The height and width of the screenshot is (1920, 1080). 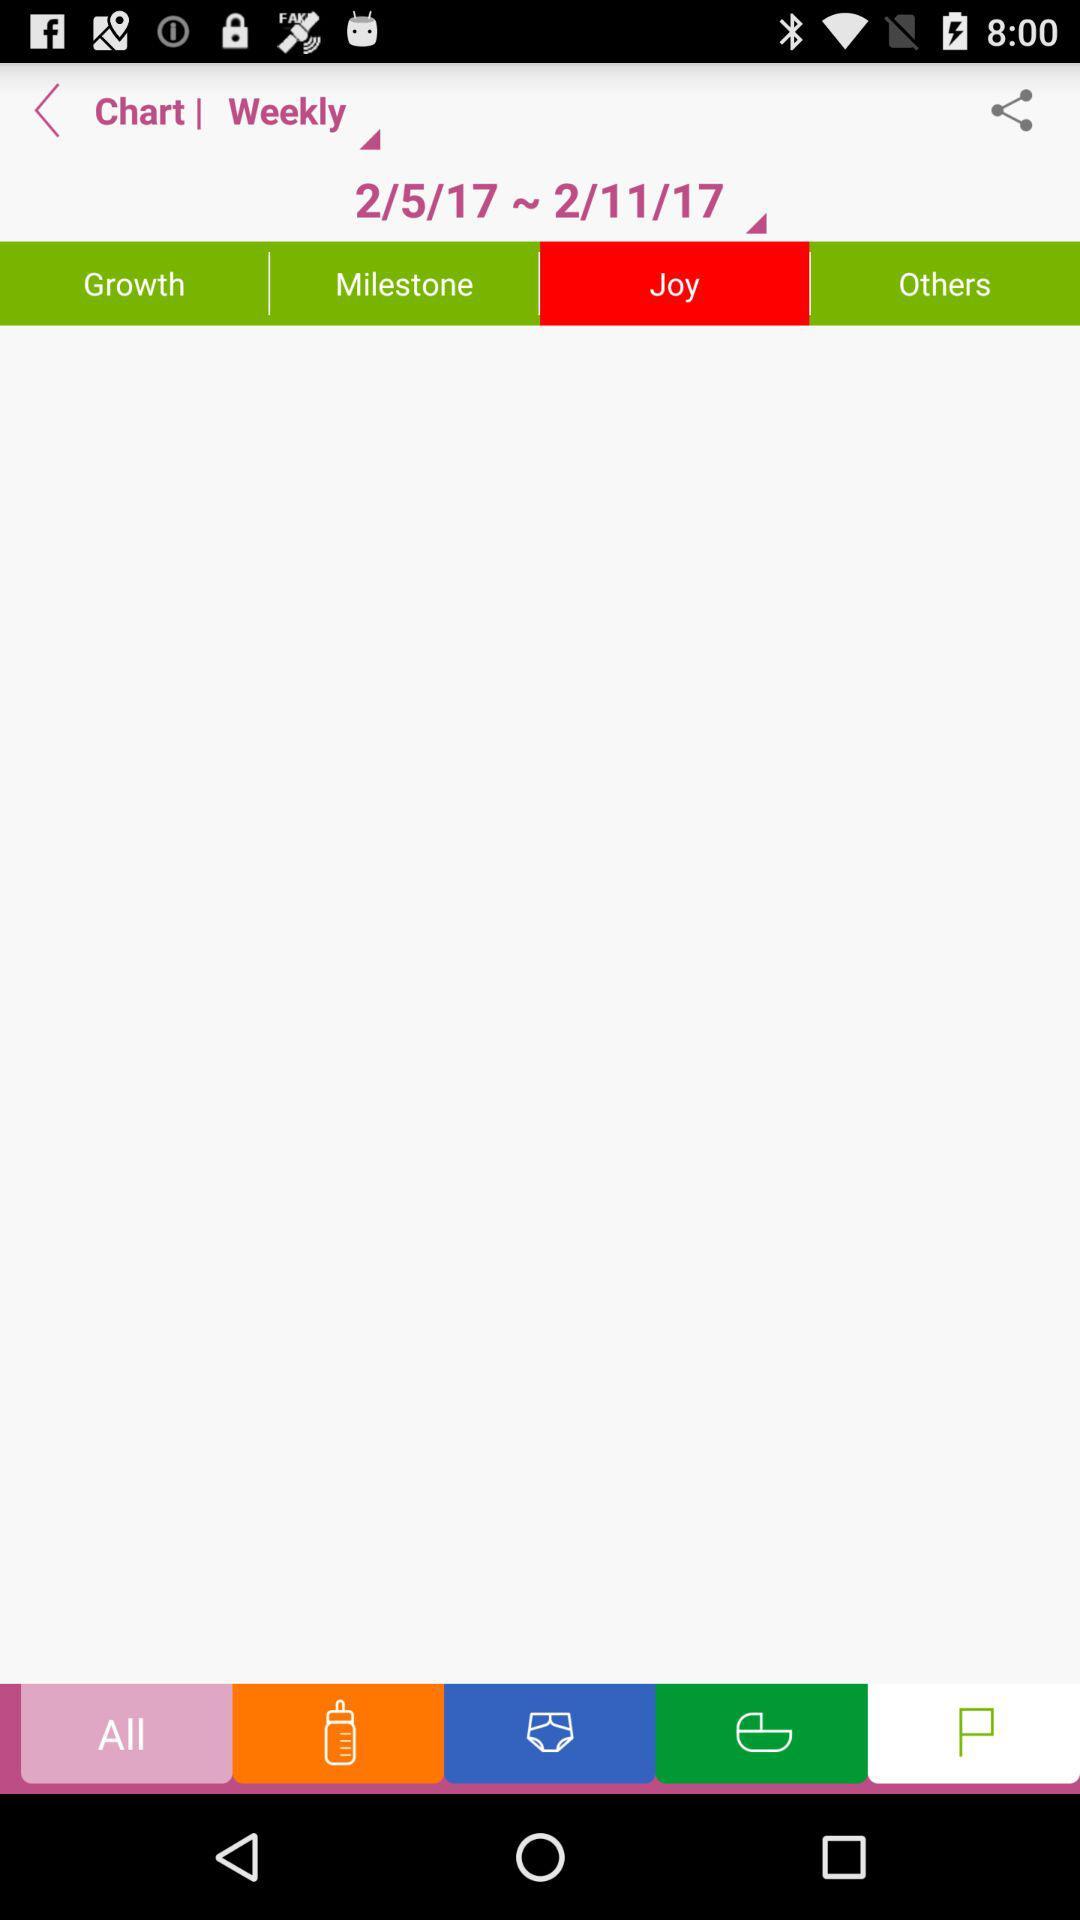 What do you see at coordinates (404, 282) in the screenshot?
I see `milestone item` at bounding box center [404, 282].